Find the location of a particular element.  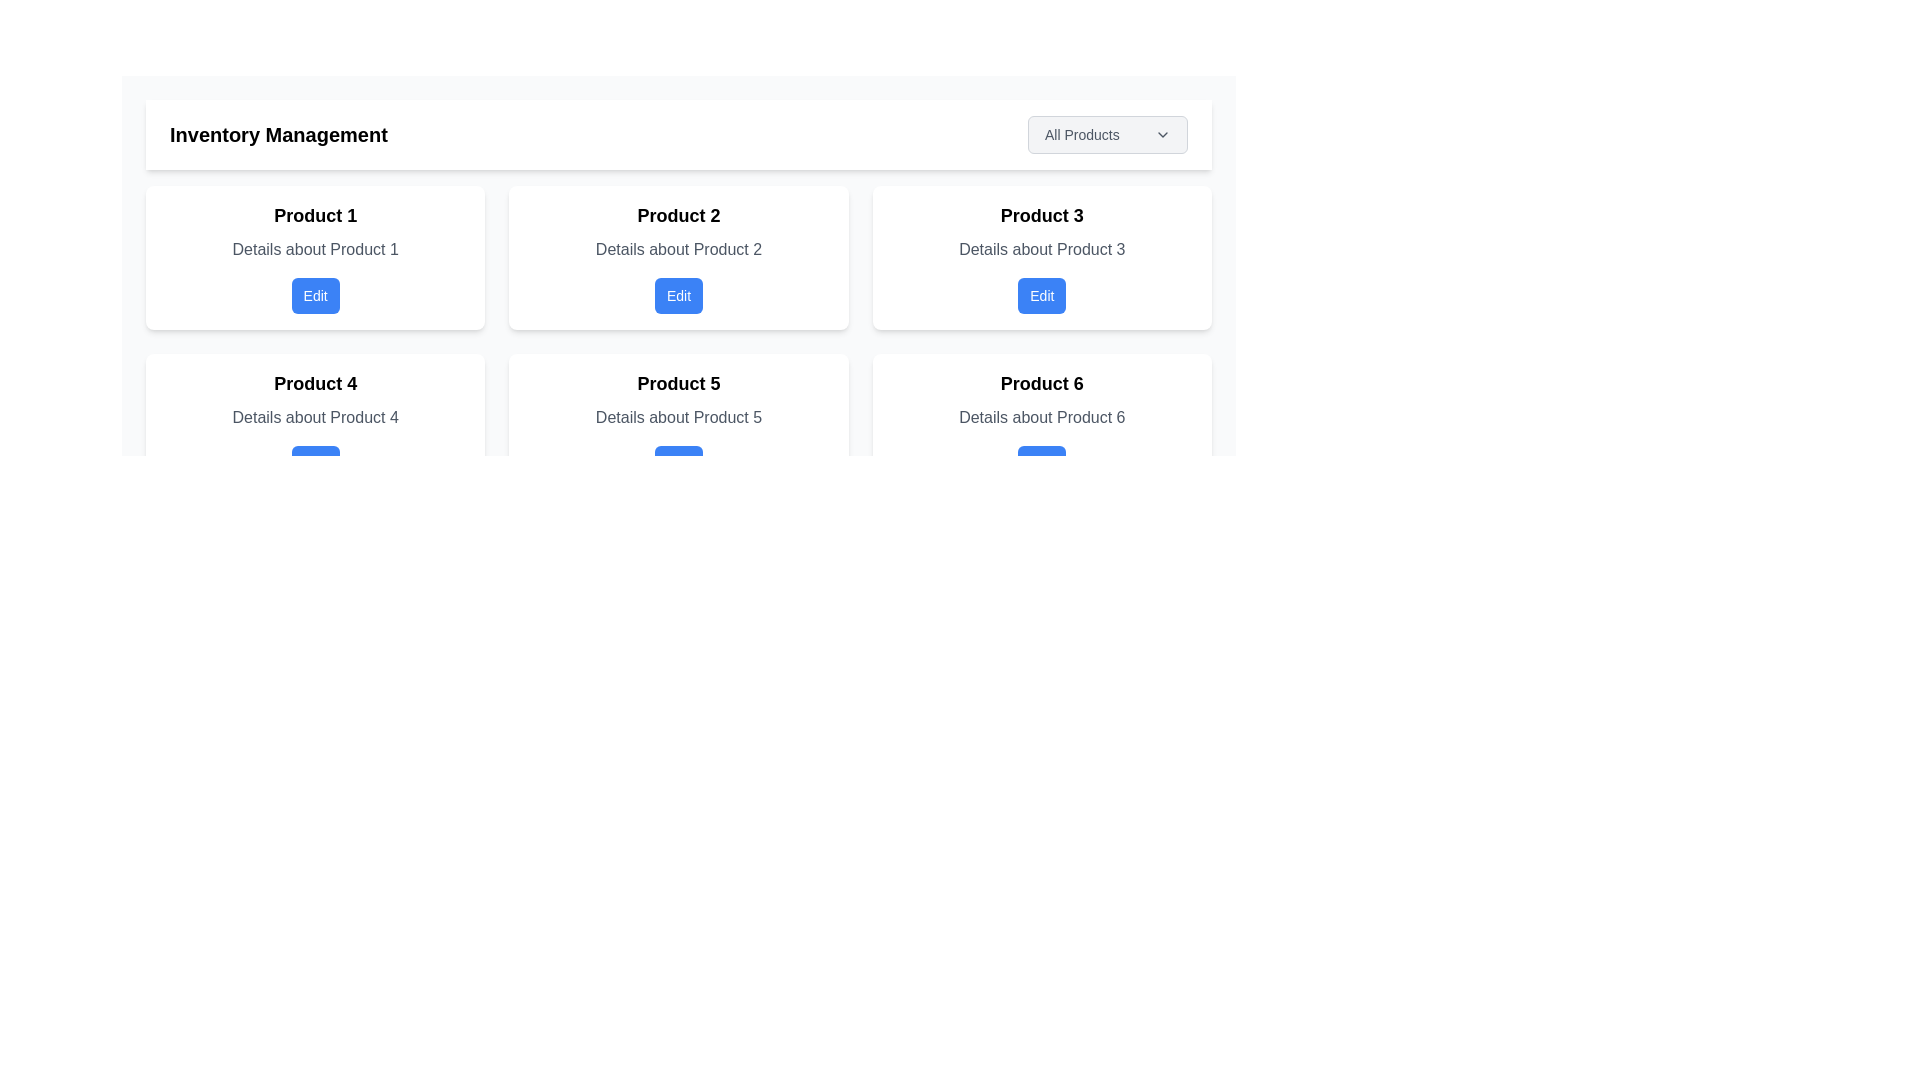

the text label displaying 'Details about Product 6', which is styled in gray and located under the title 'Product 6' in its card is located at coordinates (1041, 416).